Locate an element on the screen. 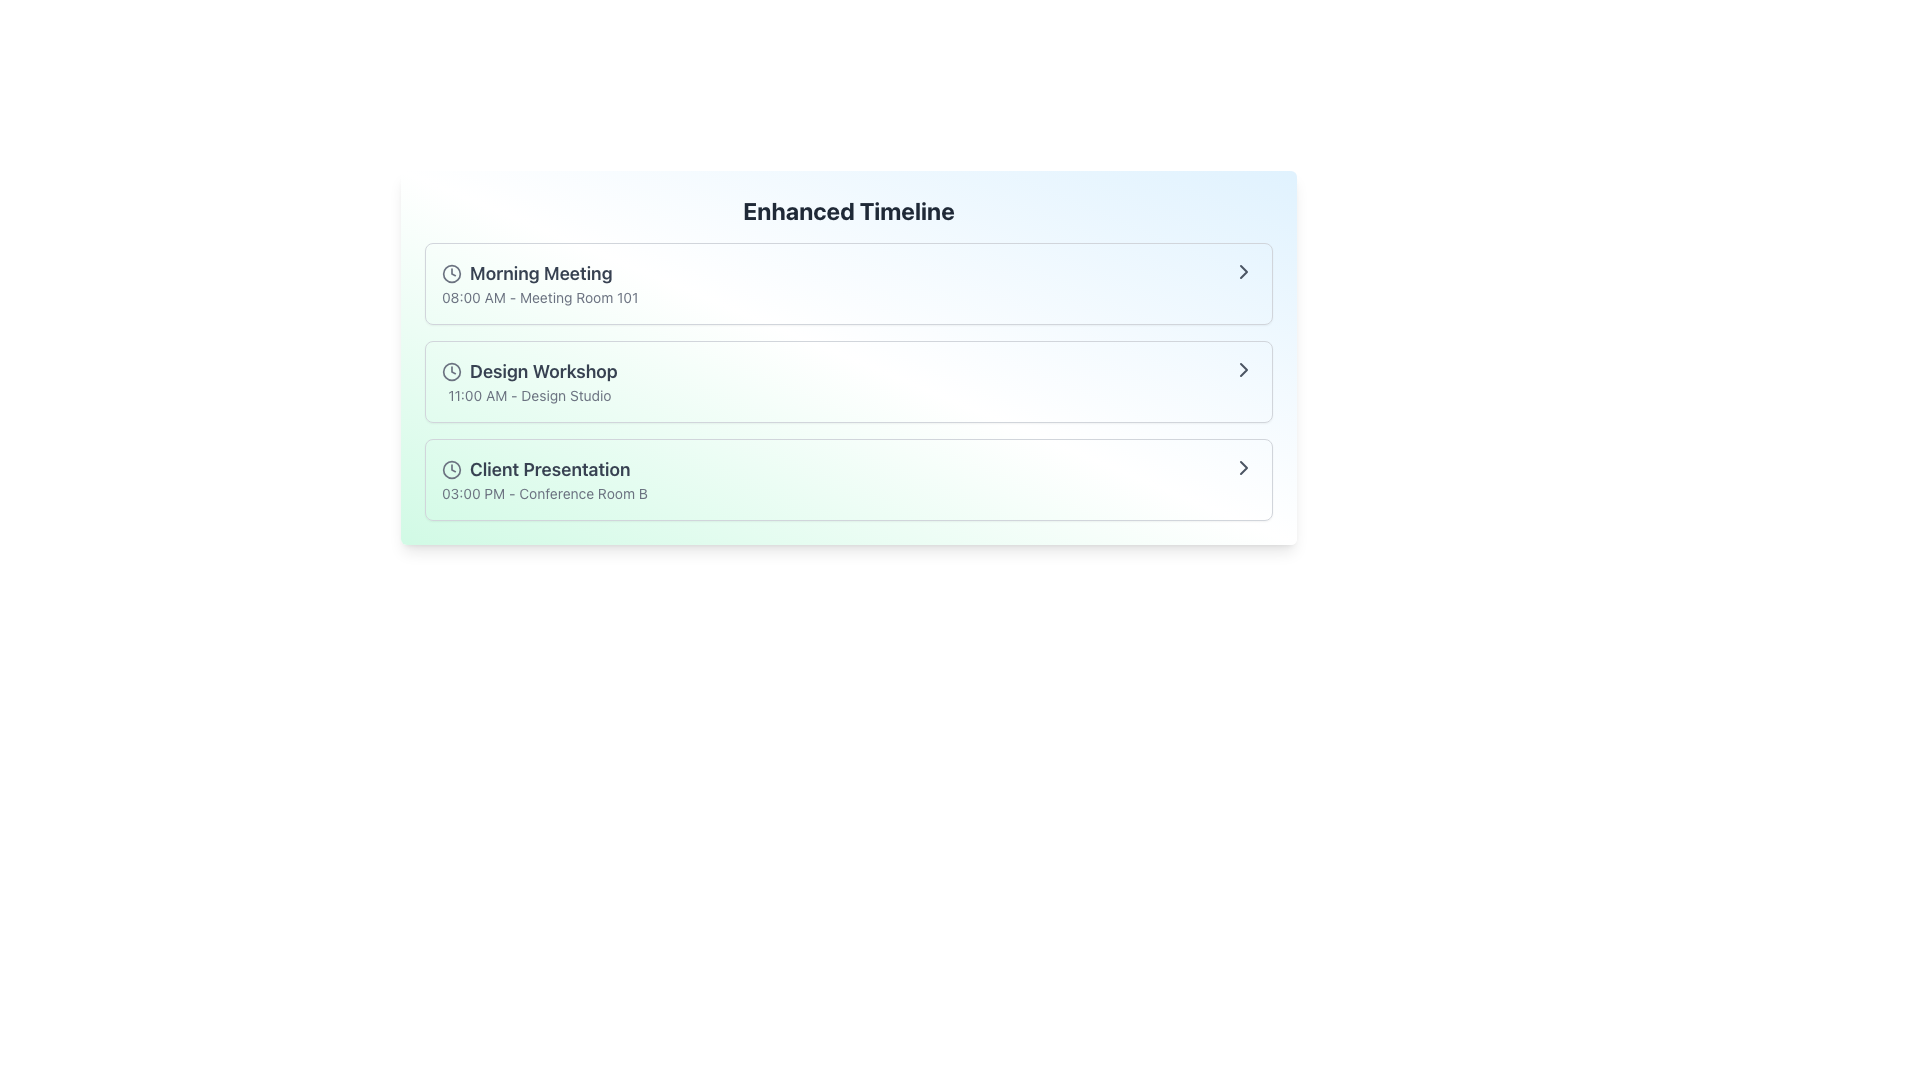  the informational text label displaying 'Client Presentation', which is the third item in the vertically stacked schedule list, positioned below 'Design Workshop' is located at coordinates (544, 470).